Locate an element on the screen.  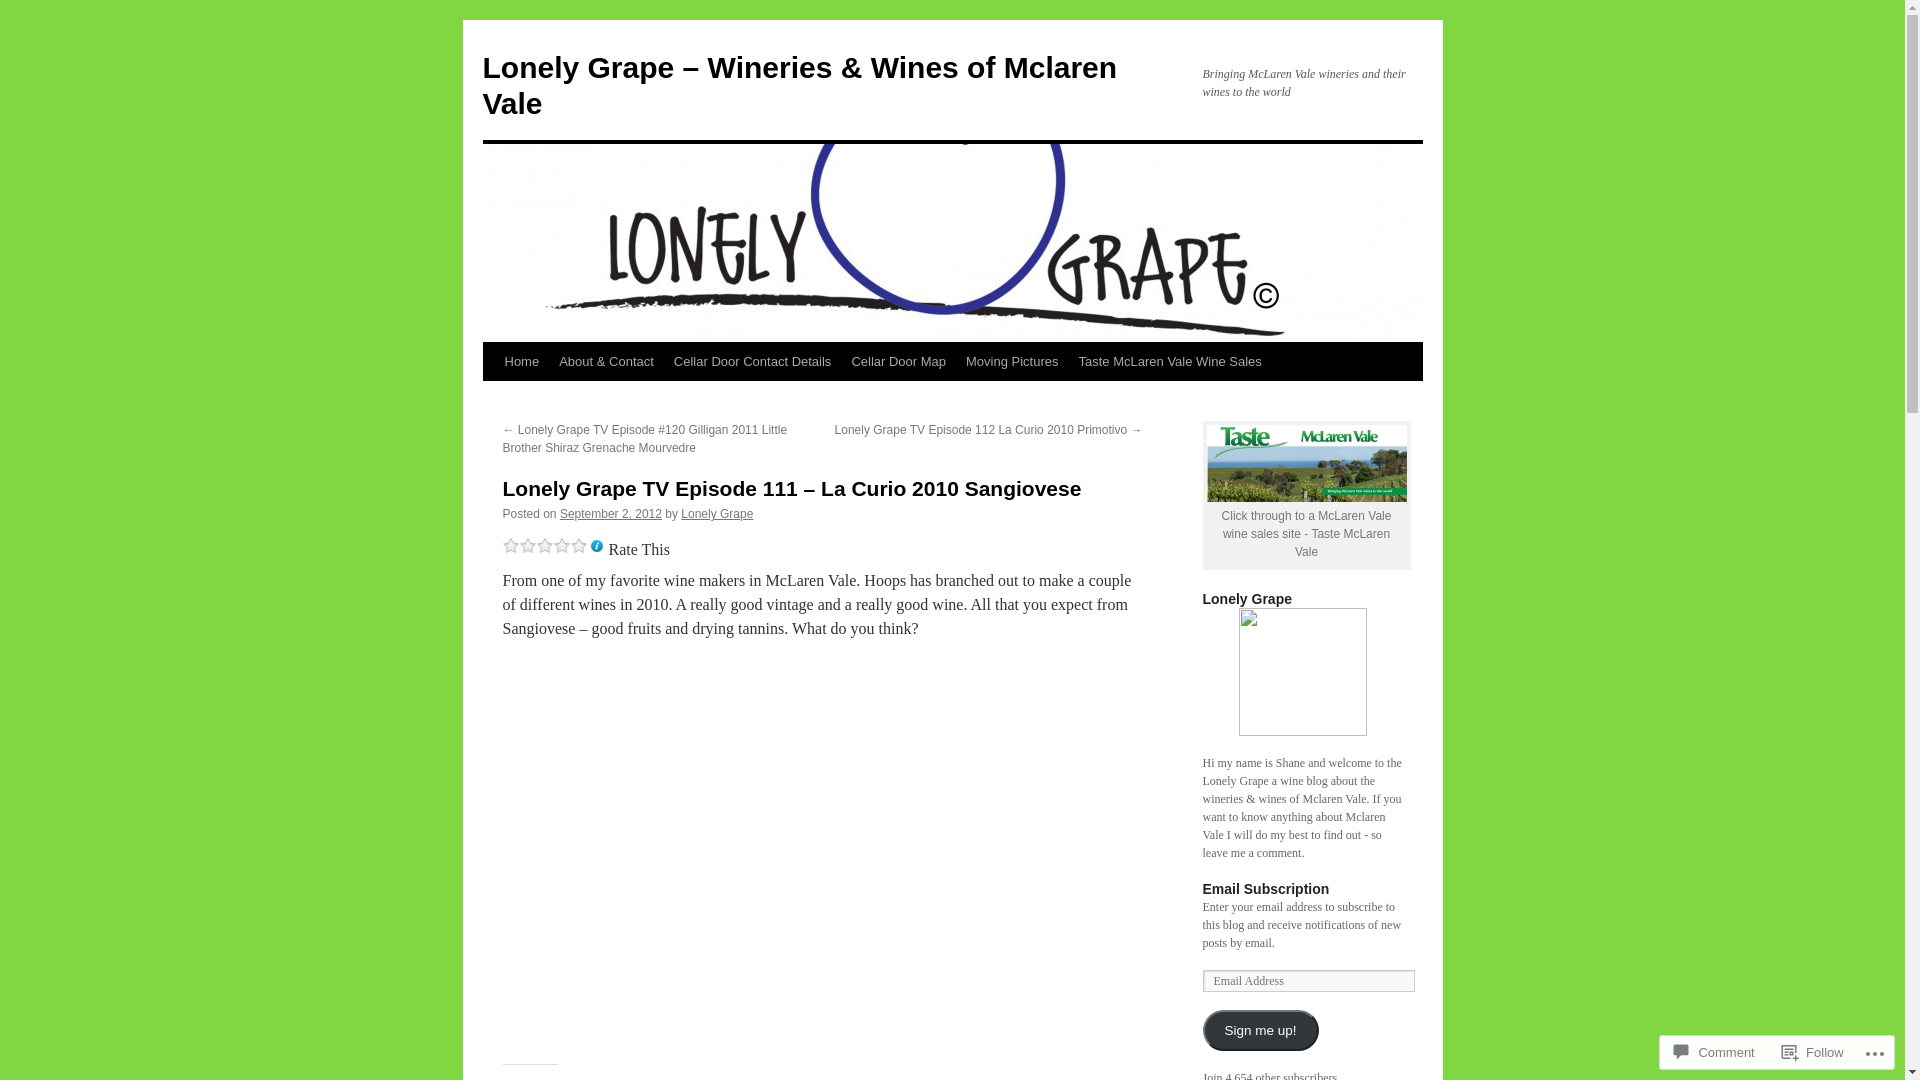
'Sign me up!' is located at coordinates (1258, 1030).